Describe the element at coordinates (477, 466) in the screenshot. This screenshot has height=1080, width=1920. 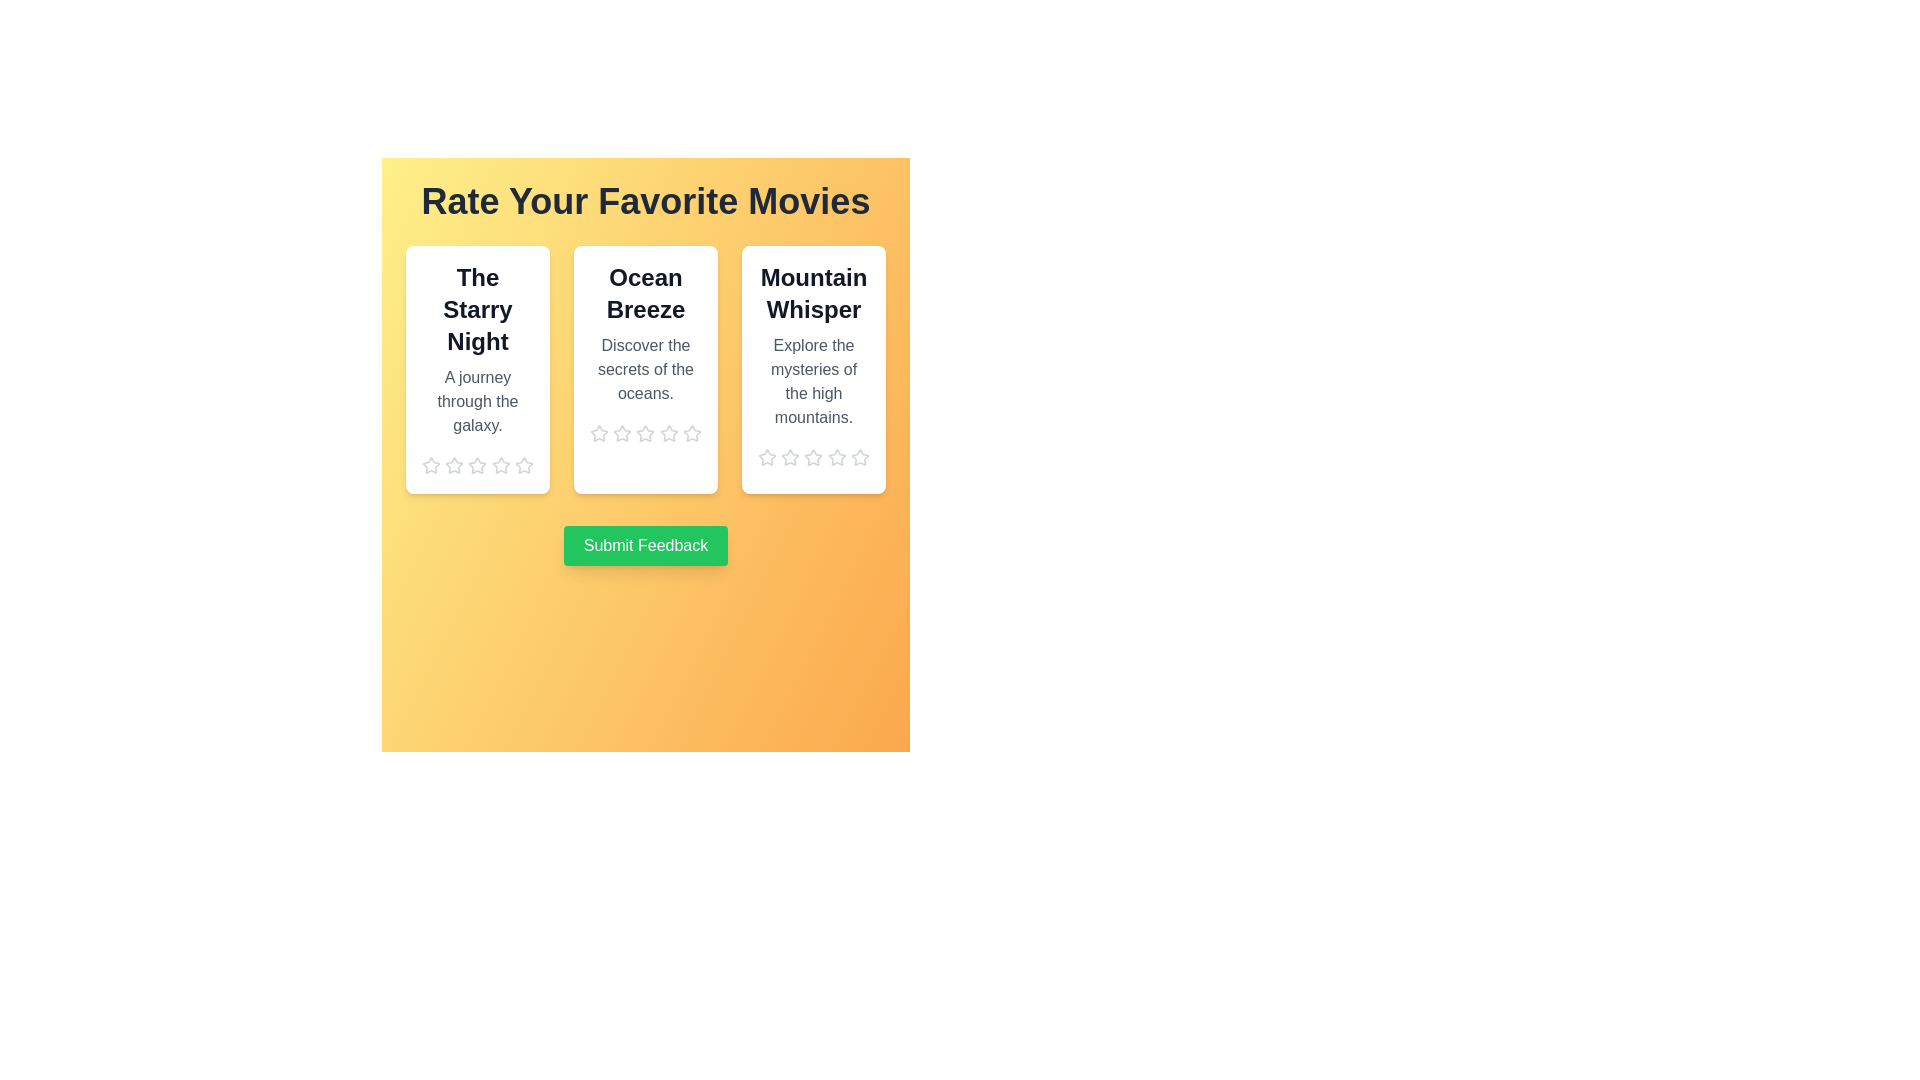
I see `the star corresponding to 3 stars to preview the rating` at that location.